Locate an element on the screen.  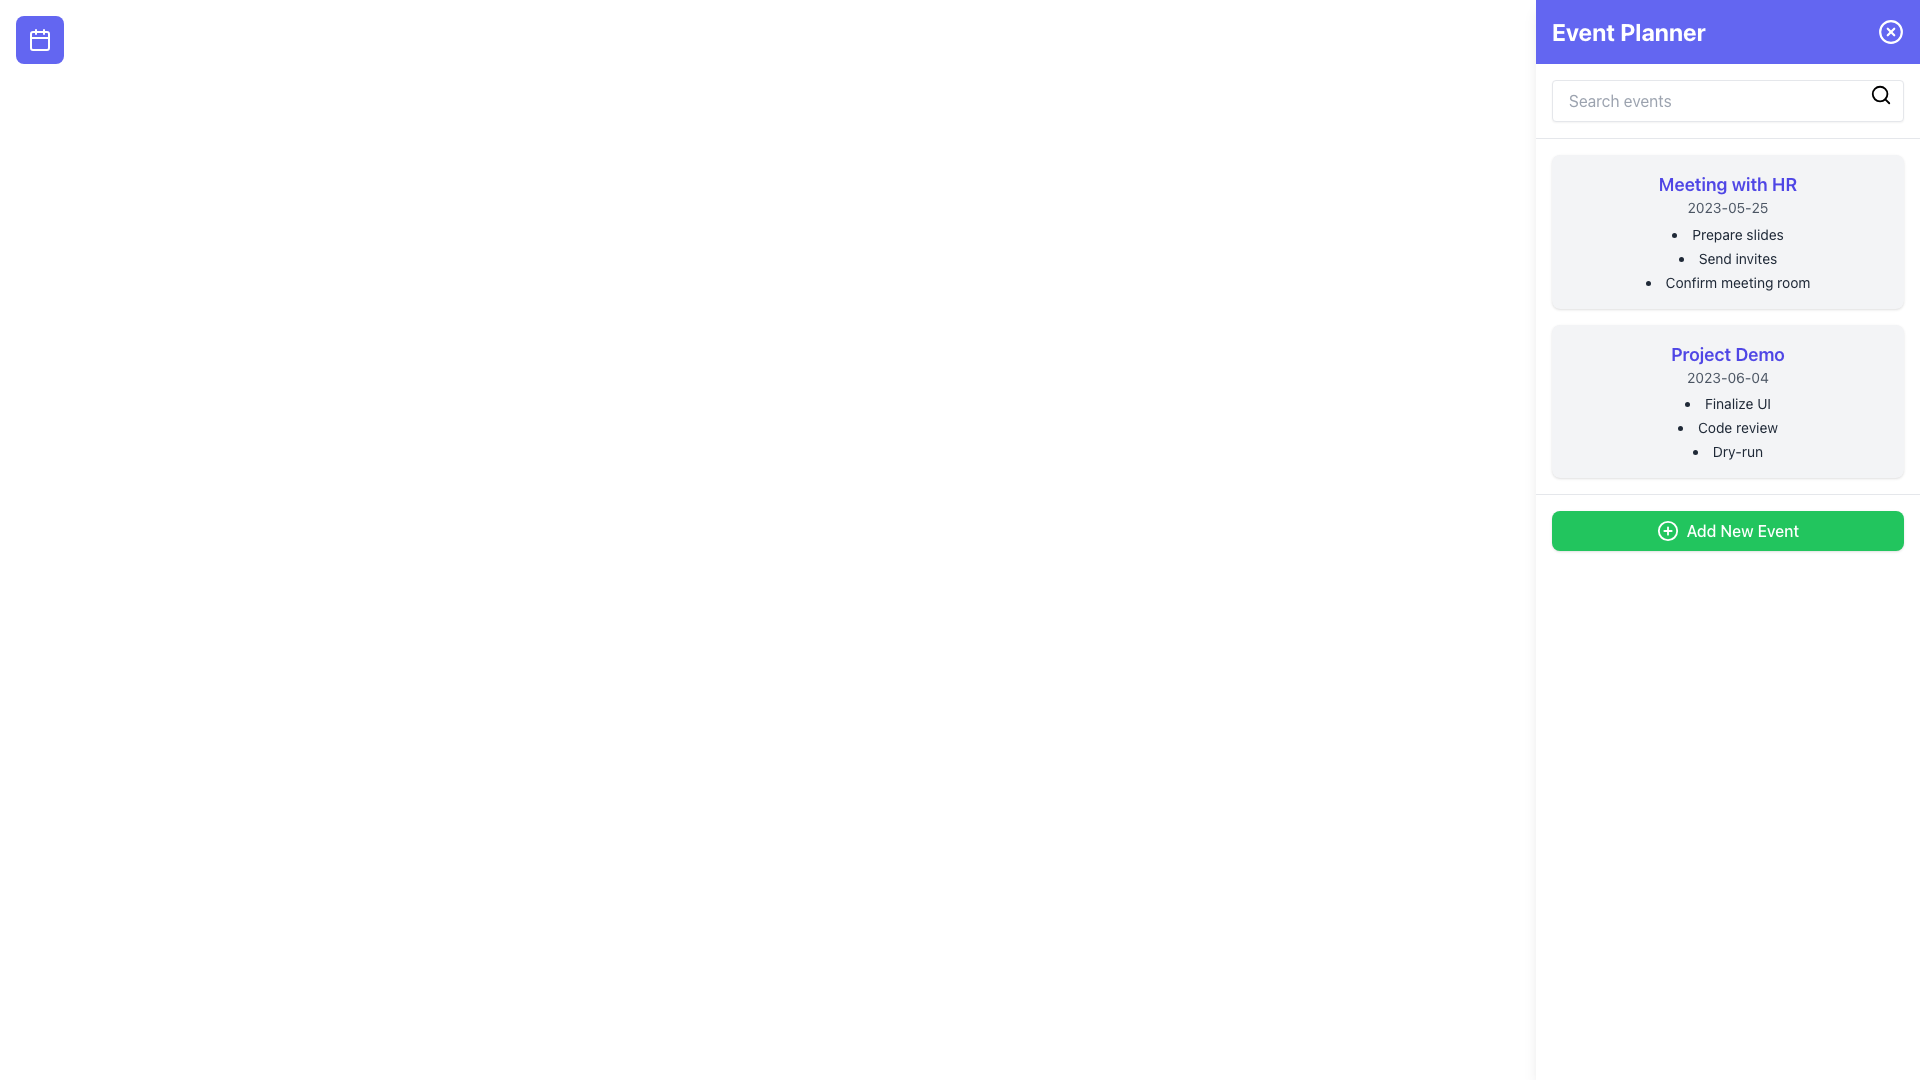
the 'Project Demo' Event card component which is the second item is located at coordinates (1727, 401).